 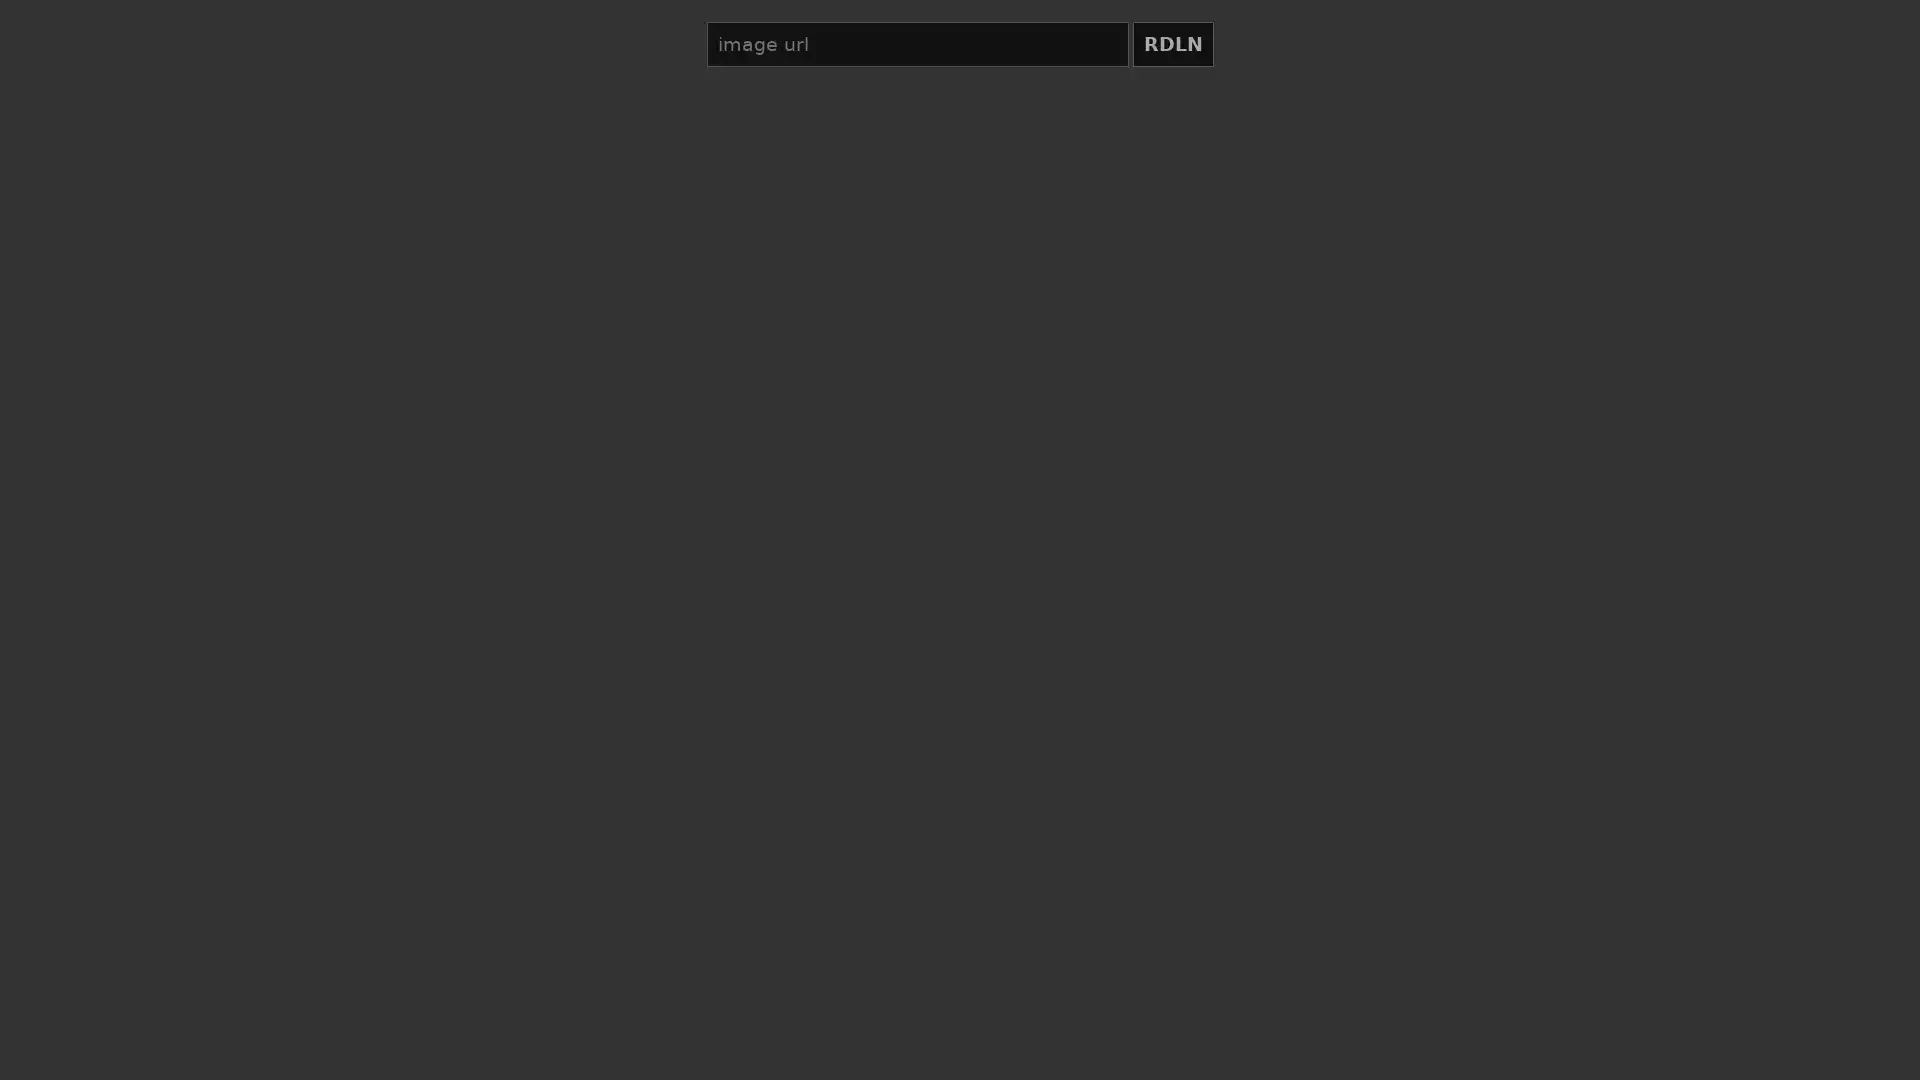 What do you see at coordinates (1172, 44) in the screenshot?
I see `RDLN` at bounding box center [1172, 44].